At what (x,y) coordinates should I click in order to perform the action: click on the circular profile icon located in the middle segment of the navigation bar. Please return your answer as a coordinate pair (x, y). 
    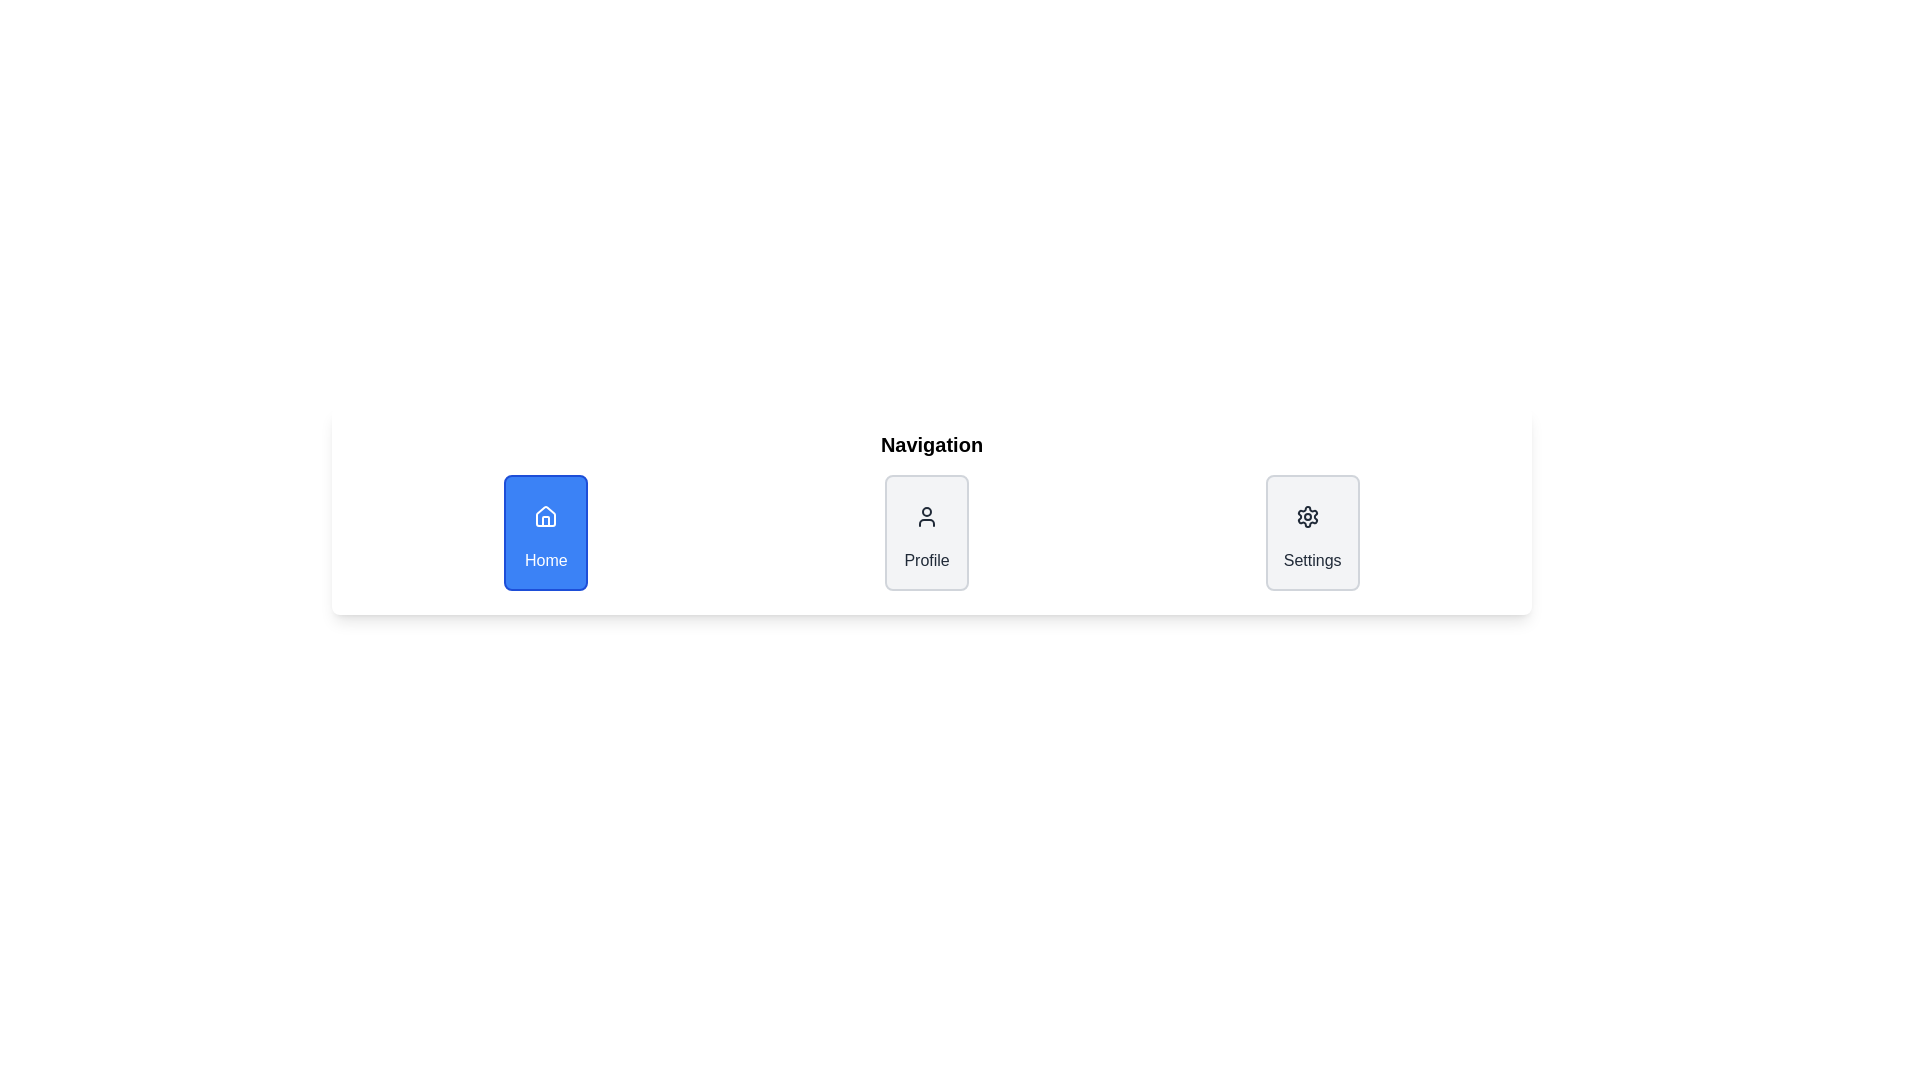
    Looking at the image, I should click on (926, 515).